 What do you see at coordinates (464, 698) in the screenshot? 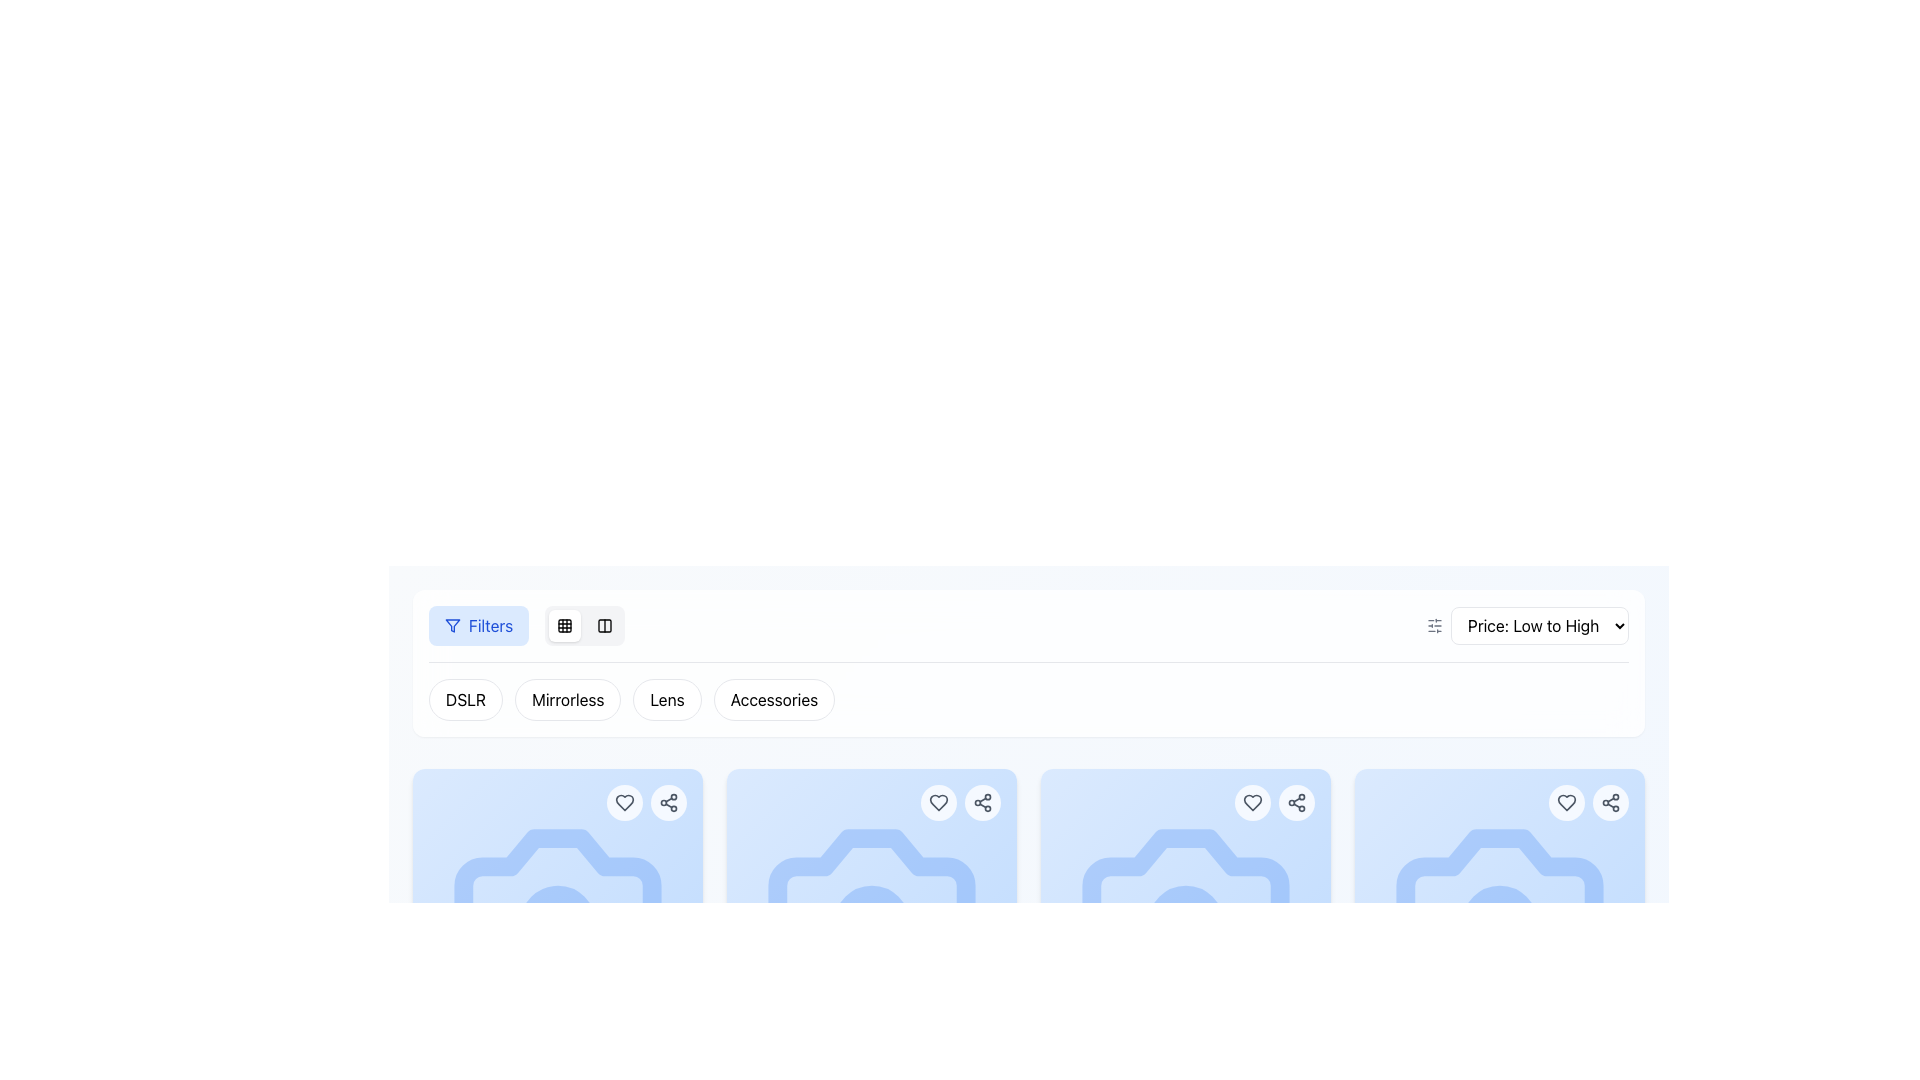
I see `the pill-shaped button labeled 'DSLR'` at bounding box center [464, 698].